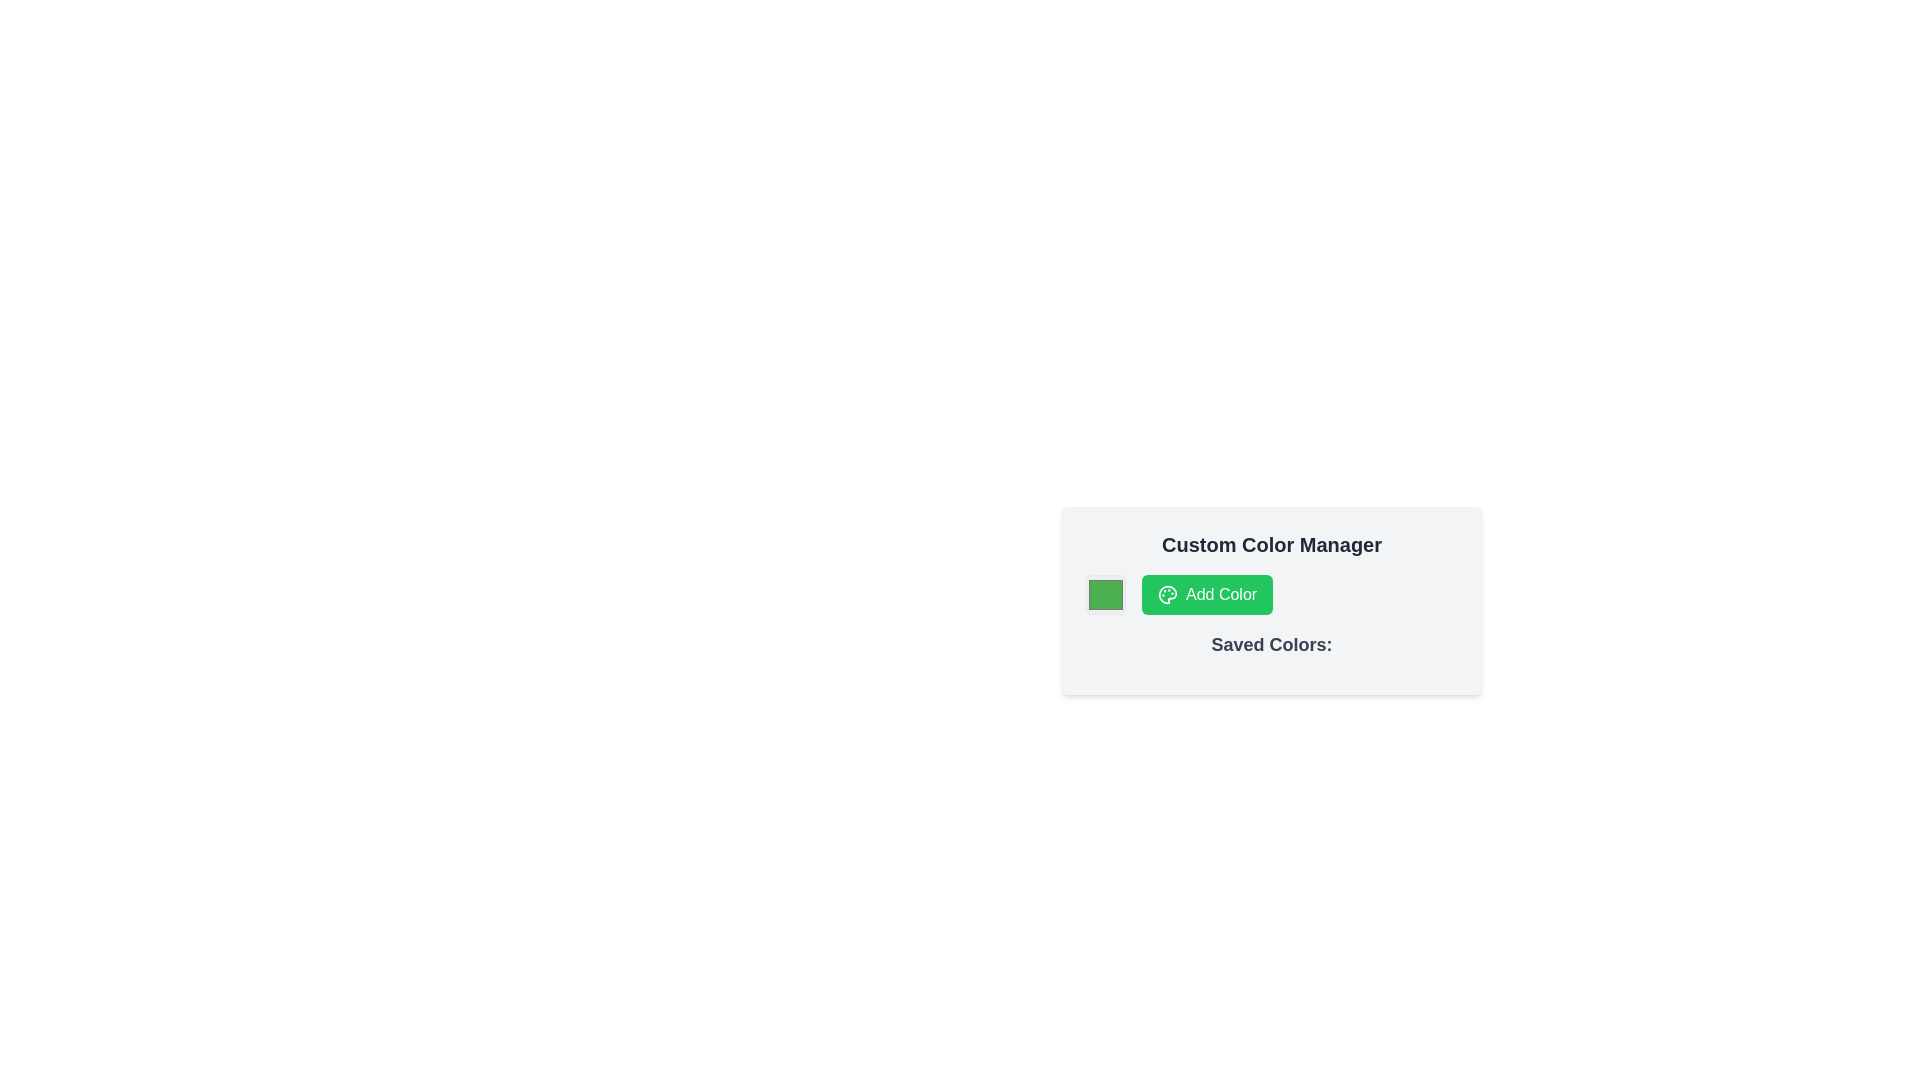 The height and width of the screenshot is (1080, 1920). What do you see at coordinates (1167, 593) in the screenshot?
I see `decorative icon within the green rectangular button labeled 'Add Color' in the 'Custom Color Manager' panel` at bounding box center [1167, 593].